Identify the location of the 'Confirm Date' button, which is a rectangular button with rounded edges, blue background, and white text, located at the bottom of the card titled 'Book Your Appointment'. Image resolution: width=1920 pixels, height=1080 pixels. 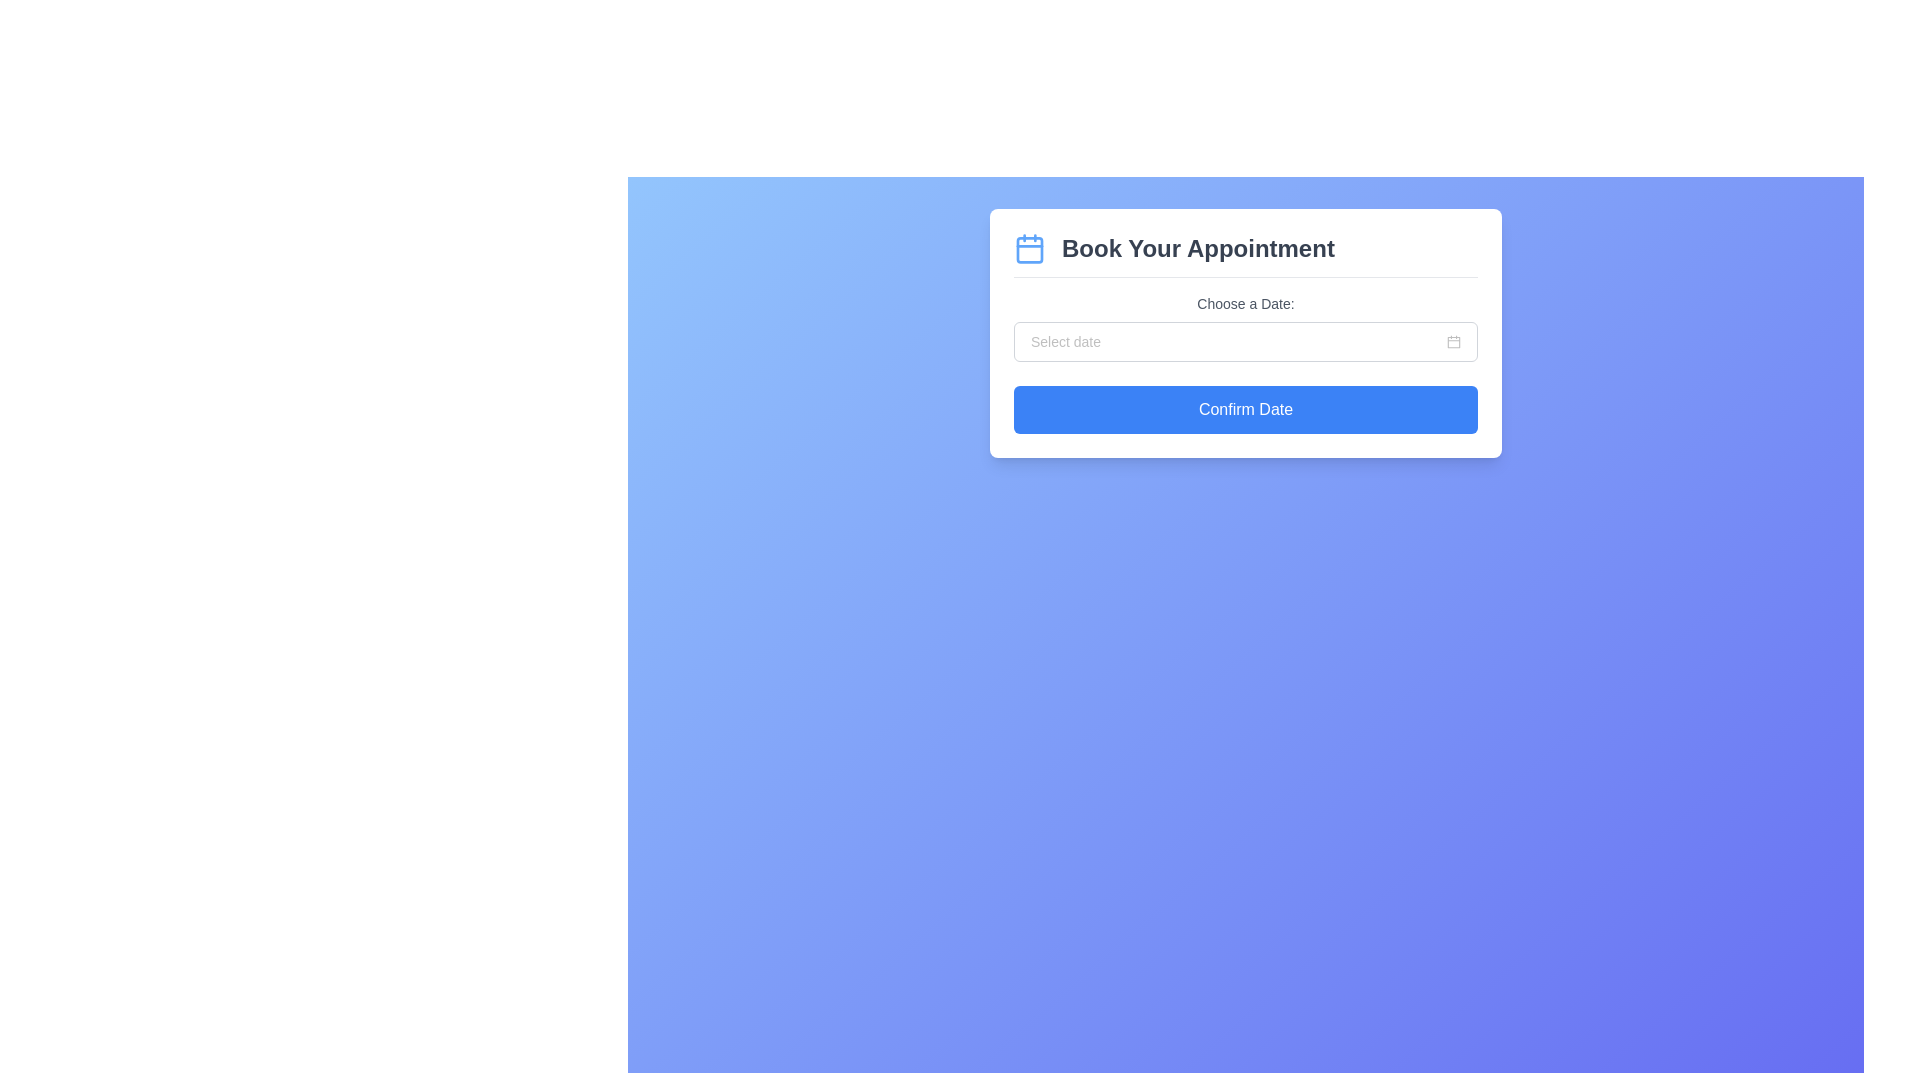
(1245, 408).